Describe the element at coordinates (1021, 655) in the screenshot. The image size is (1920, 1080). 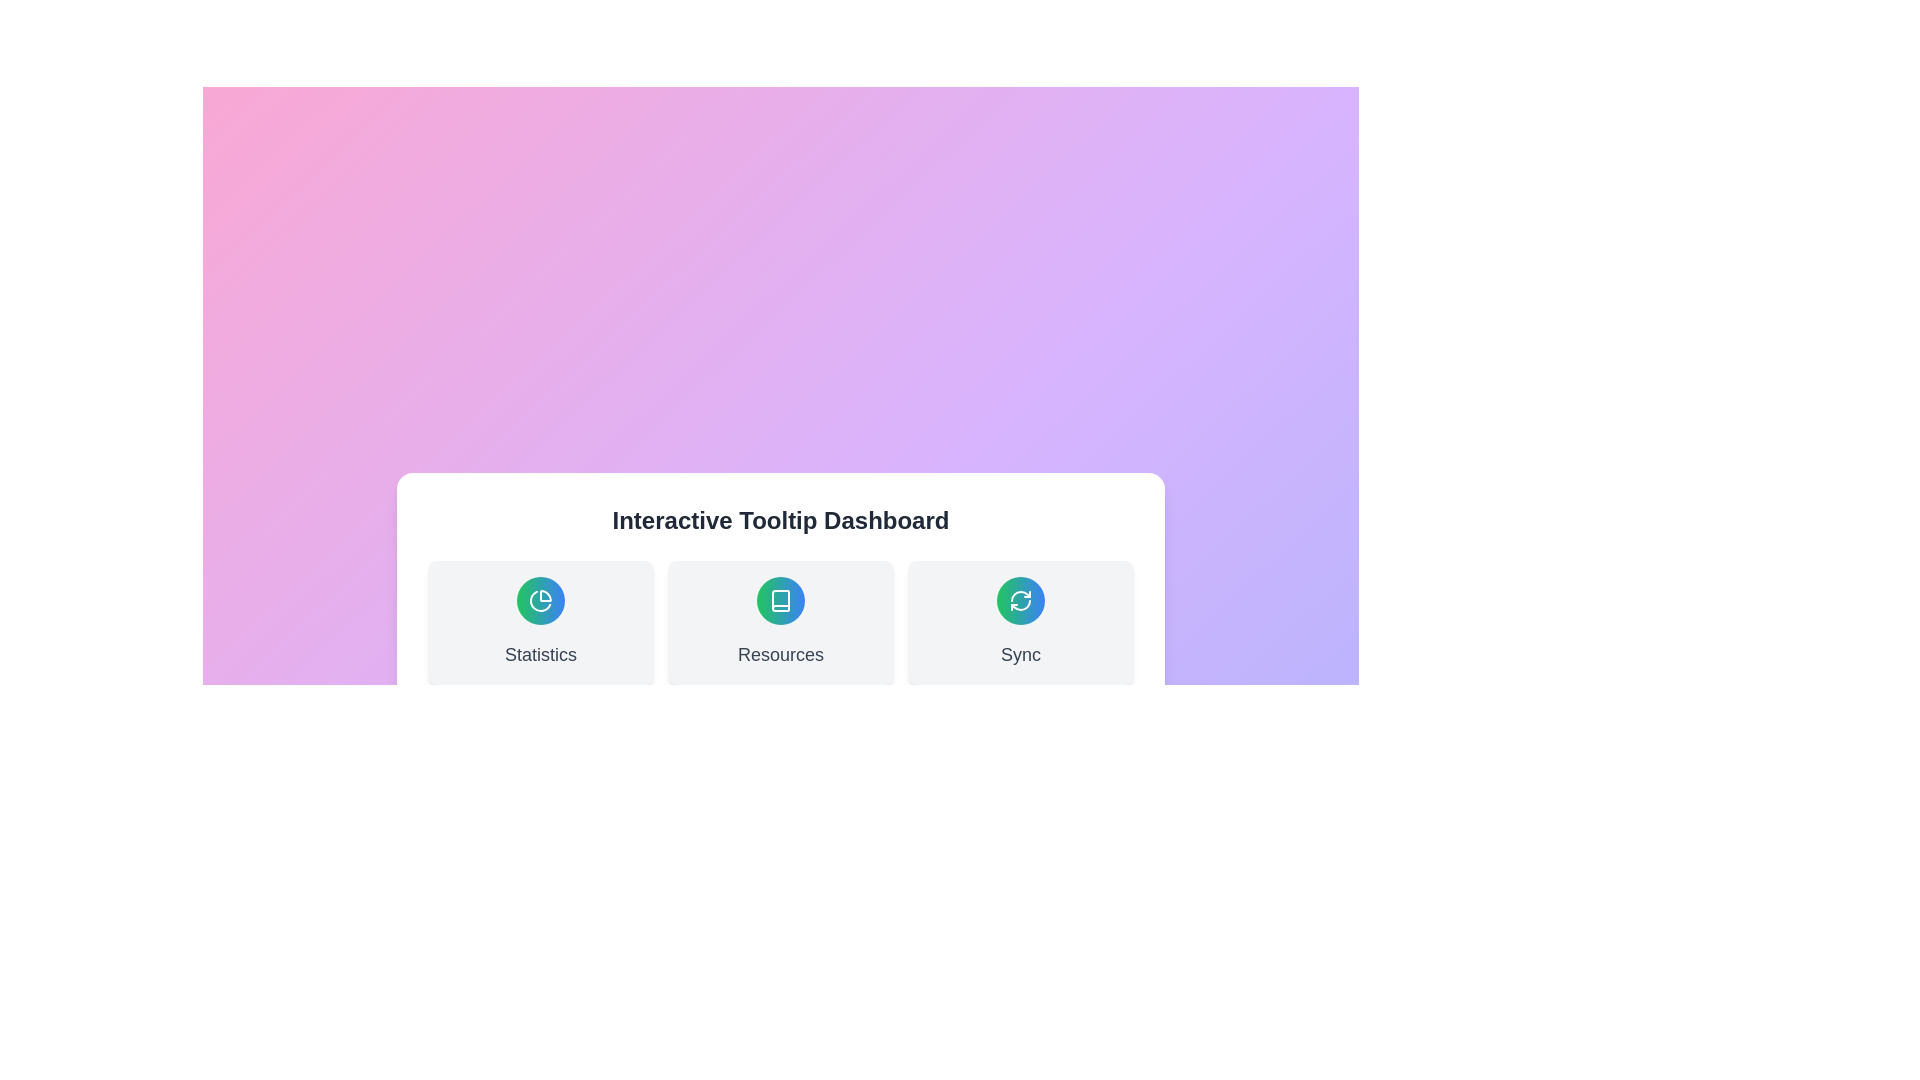
I see `the label that serves as a title for the synchronization feature within the card layout, positioned at the bottom section below an icon` at that location.